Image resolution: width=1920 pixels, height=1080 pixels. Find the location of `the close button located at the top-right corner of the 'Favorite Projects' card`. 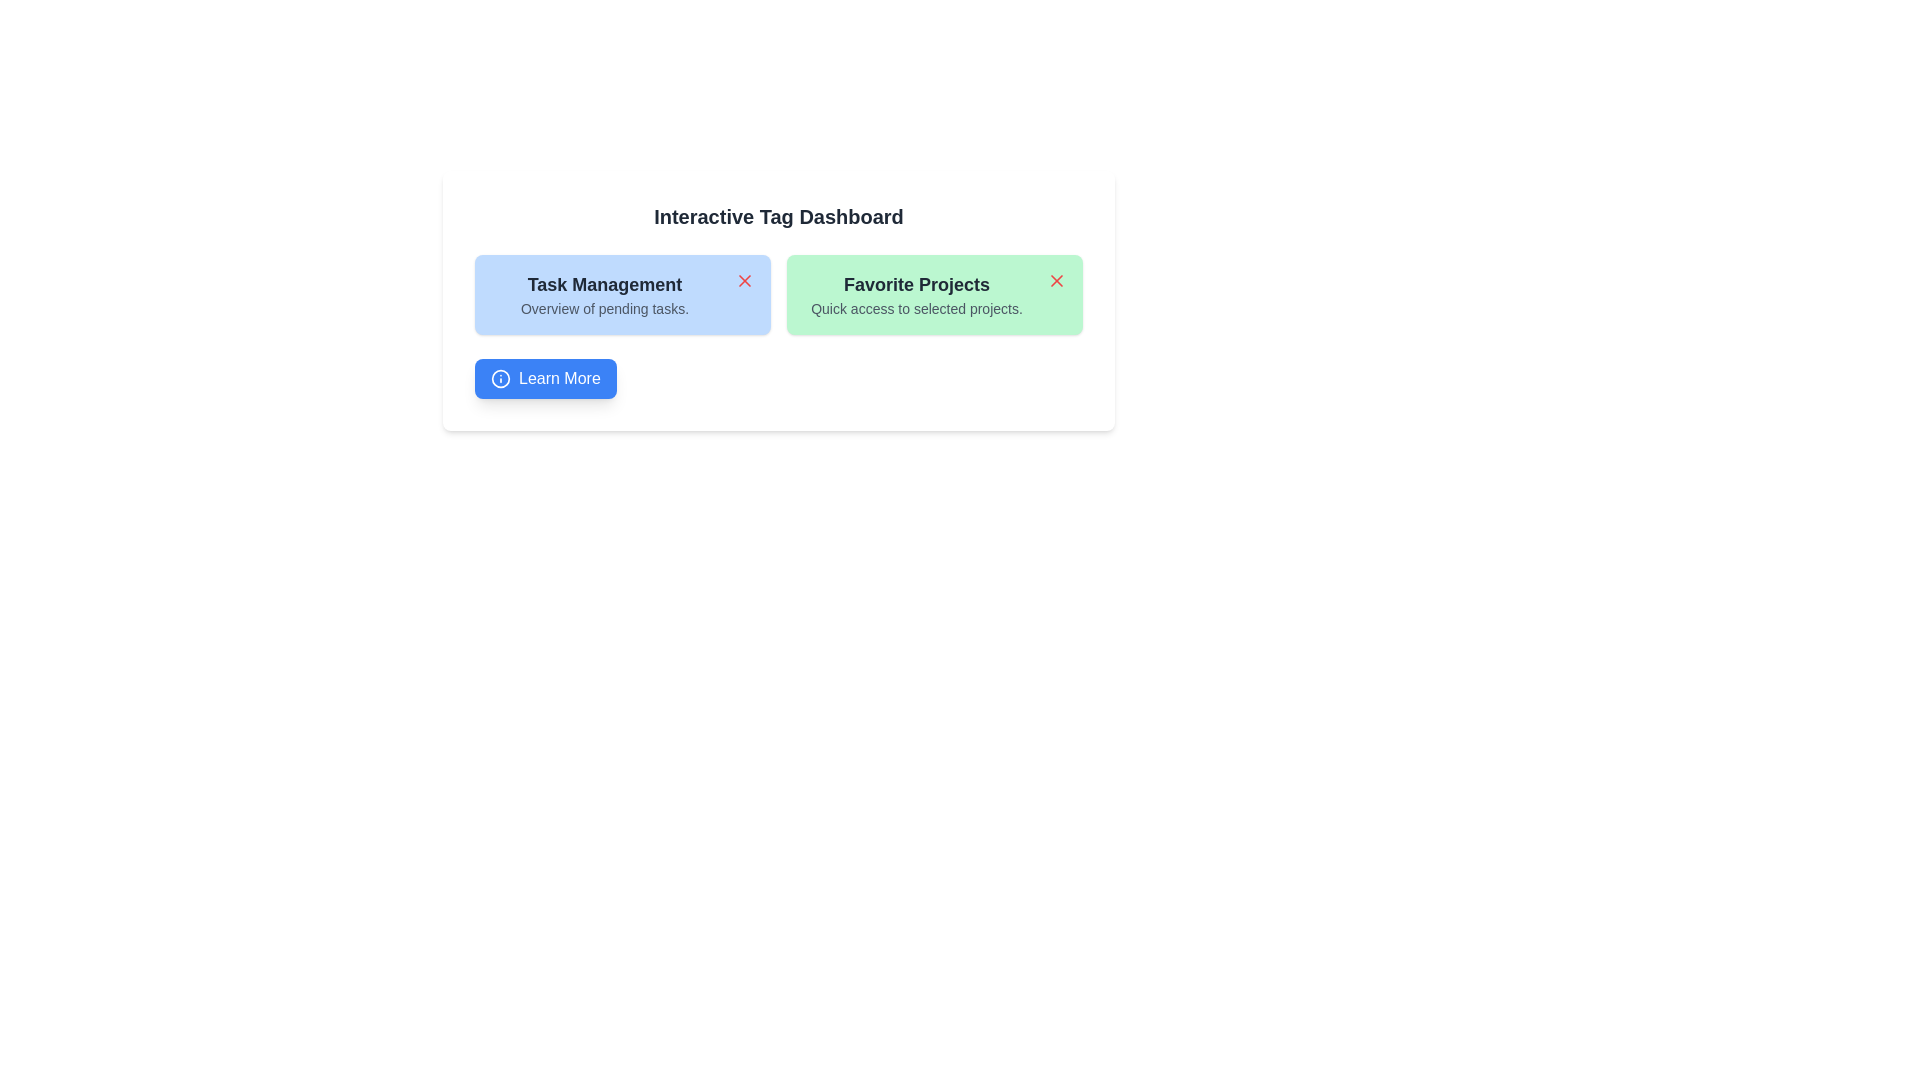

the close button located at the top-right corner of the 'Favorite Projects' card is located at coordinates (1055, 281).